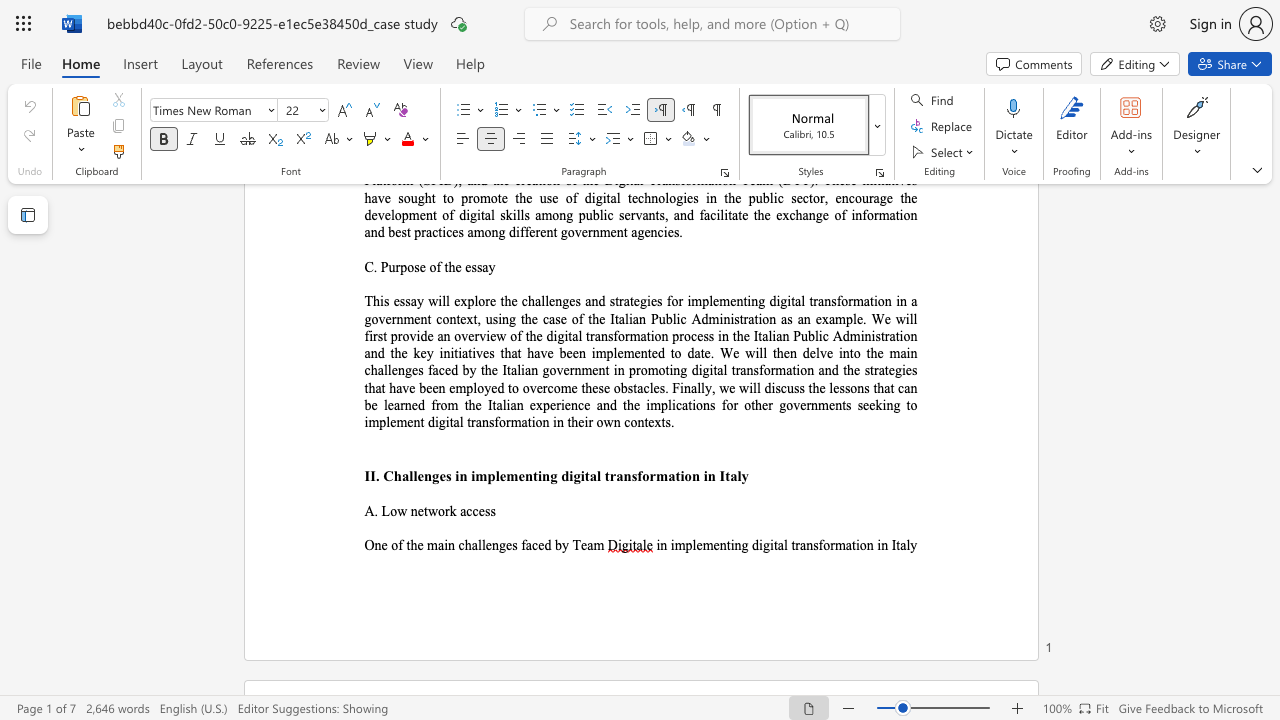  I want to click on the subset text "plemen" within the text "II. Challenges in implementing digital transformation in Italy", so click(487, 476).